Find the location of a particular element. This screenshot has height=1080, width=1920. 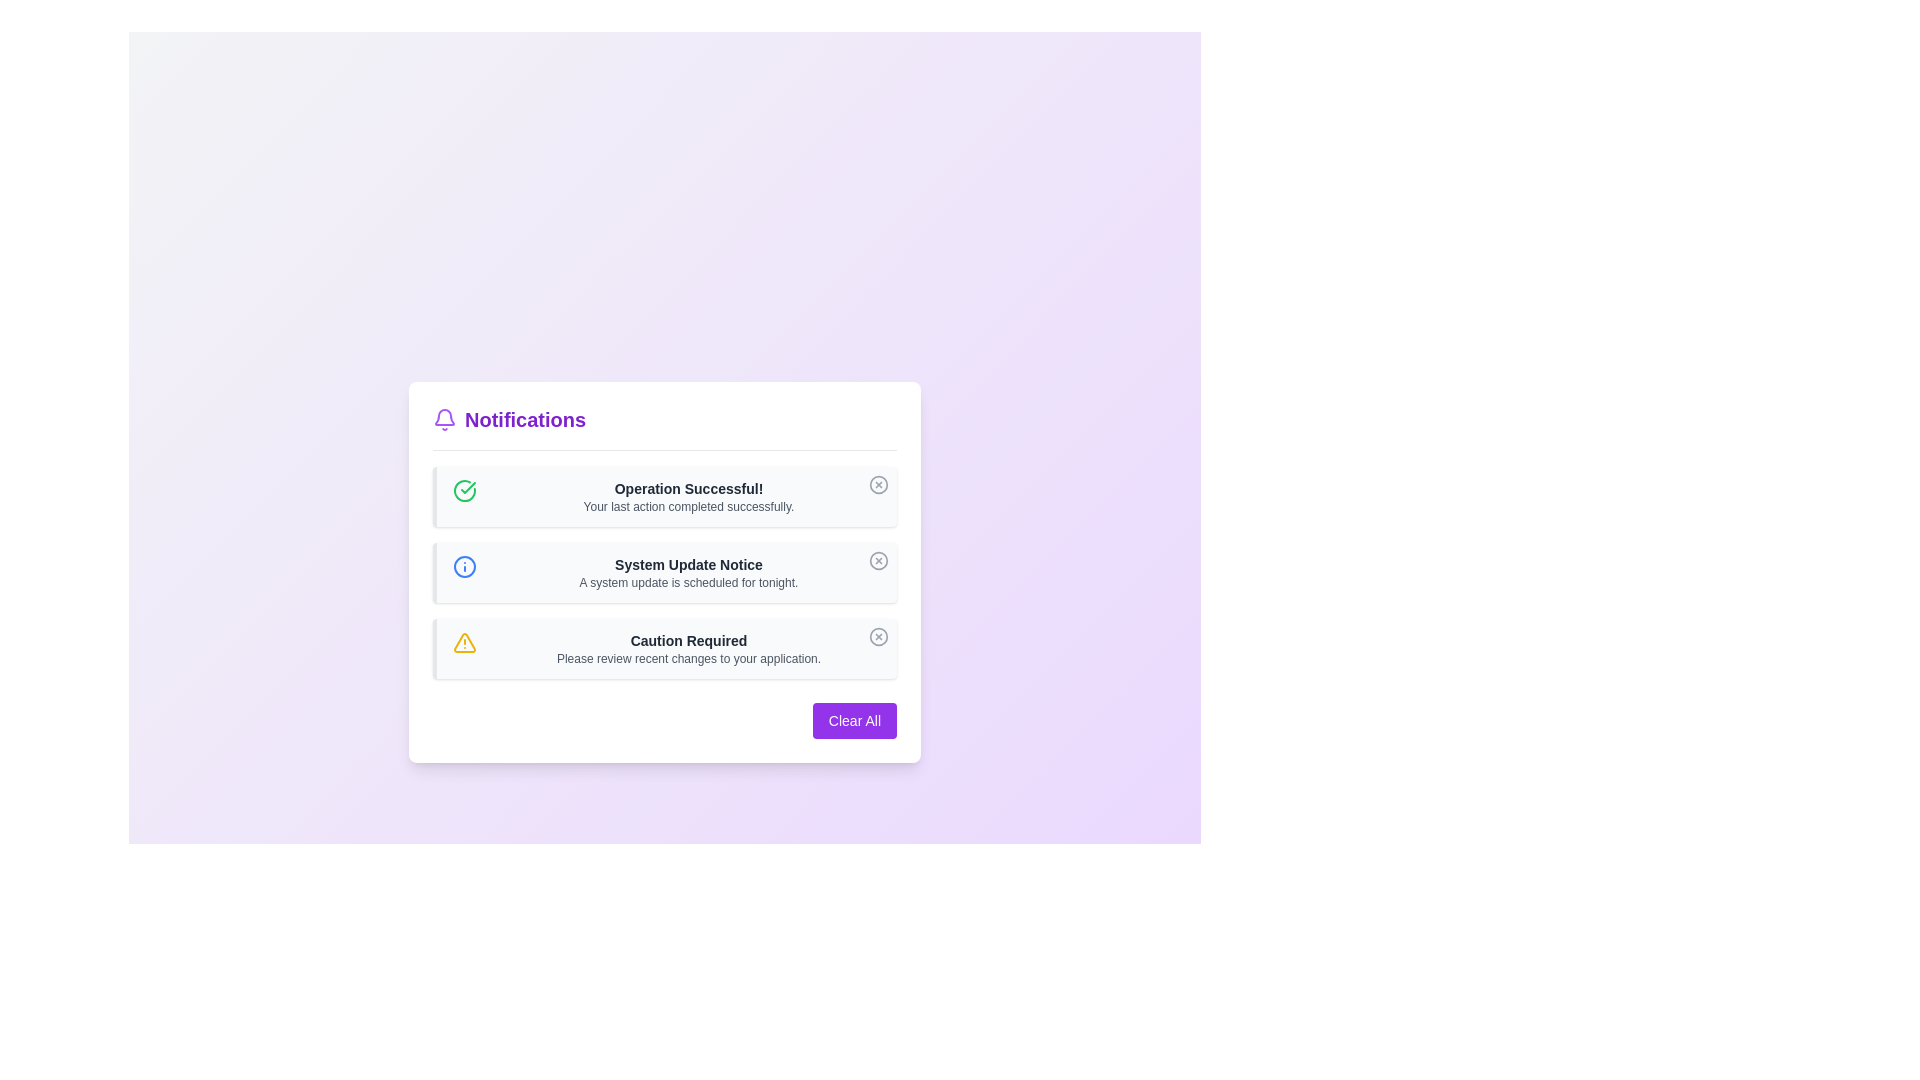

notification text from the 'Caution Required' notification card, which is the last item in the notification list is located at coordinates (665, 648).